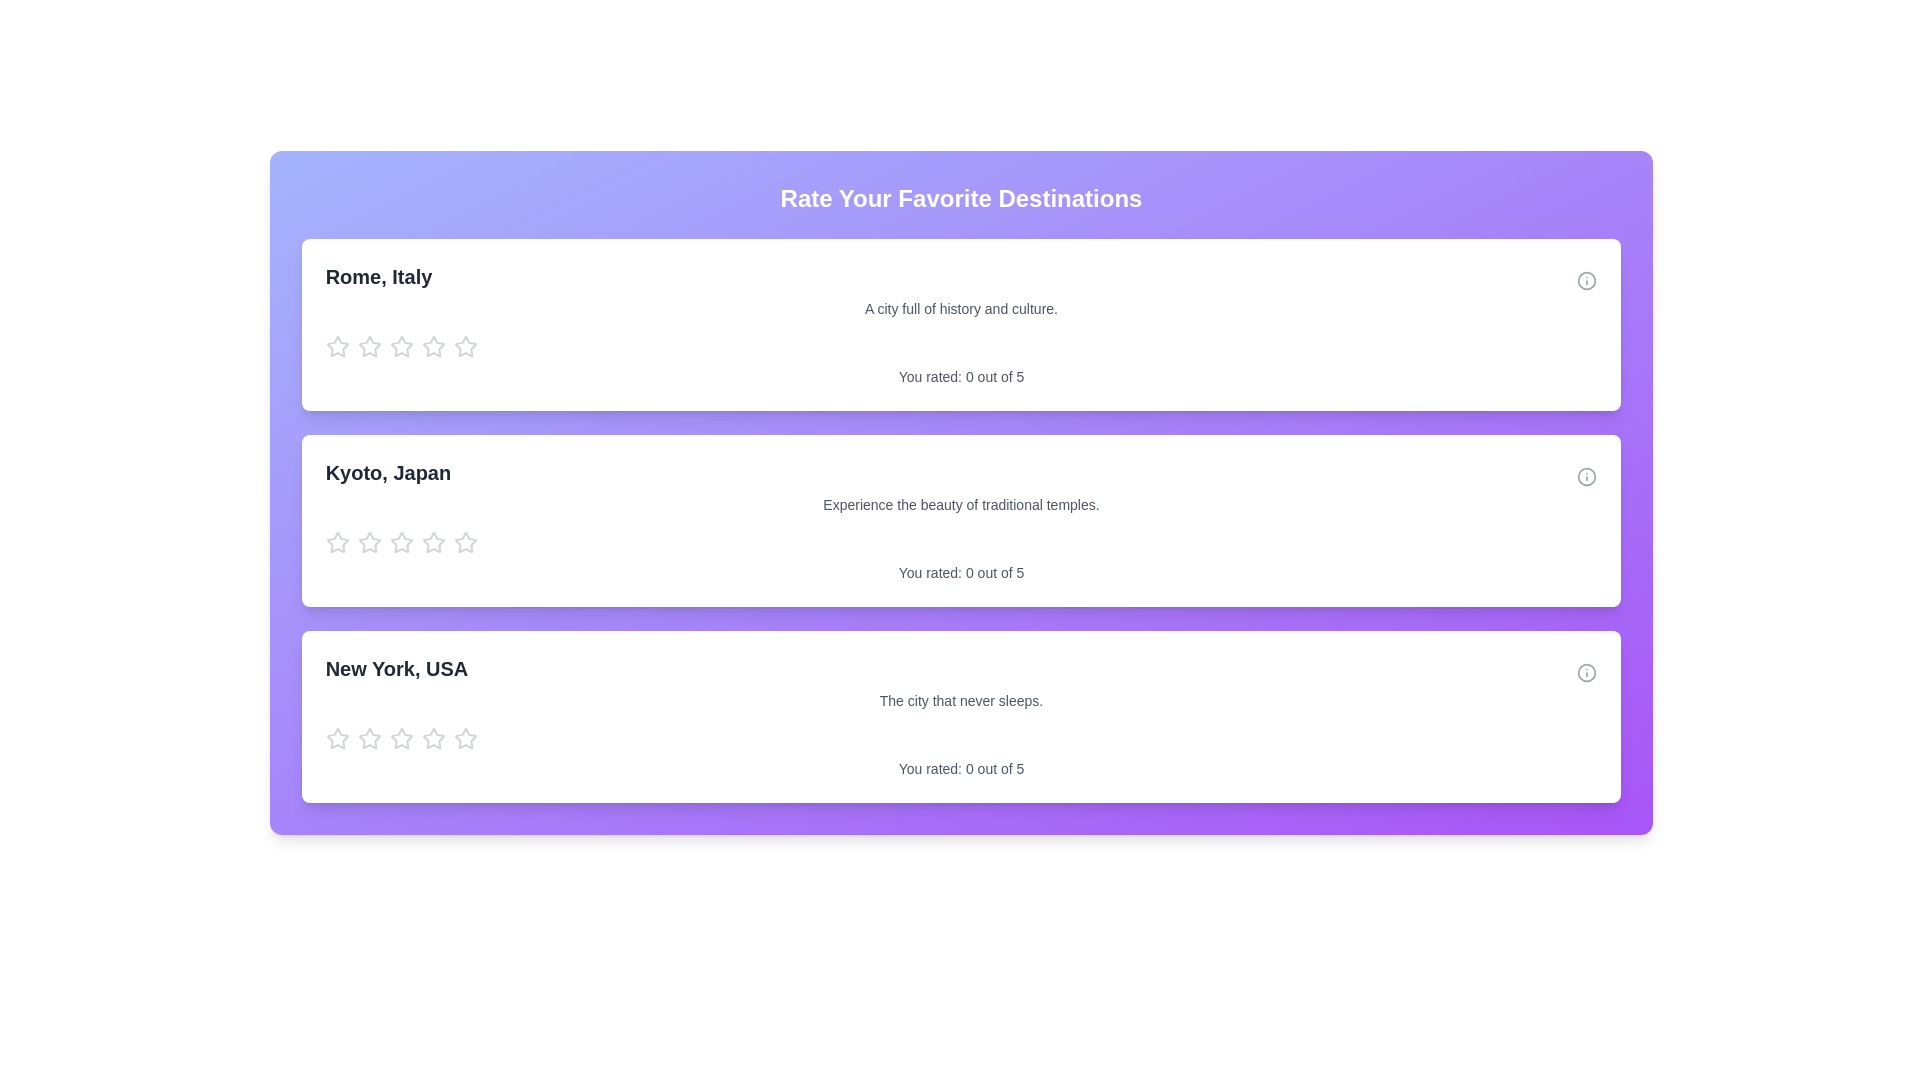 This screenshot has width=1920, height=1080. What do you see at coordinates (400, 542) in the screenshot?
I see `the second star icon in the star rating section under 'Kyoto, Japan'` at bounding box center [400, 542].